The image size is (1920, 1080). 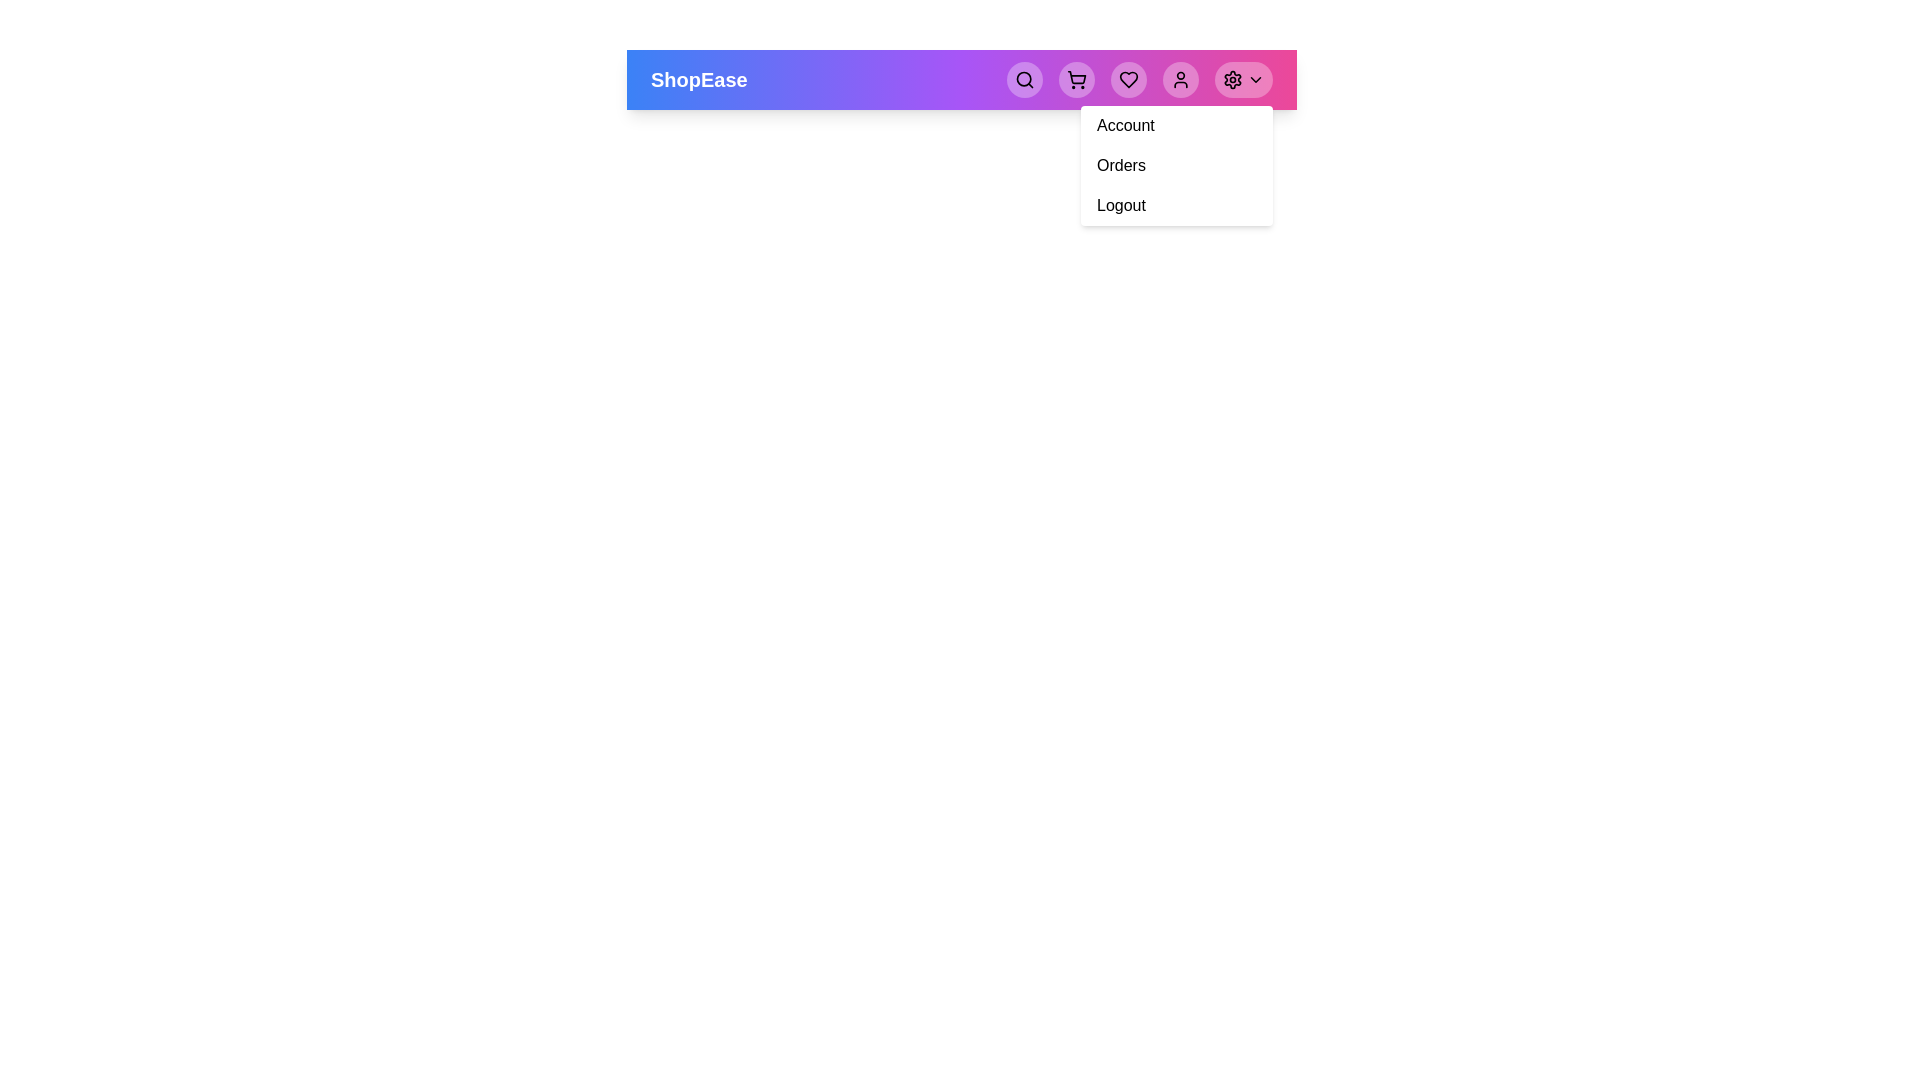 What do you see at coordinates (1180, 79) in the screenshot?
I see `the User button` at bounding box center [1180, 79].